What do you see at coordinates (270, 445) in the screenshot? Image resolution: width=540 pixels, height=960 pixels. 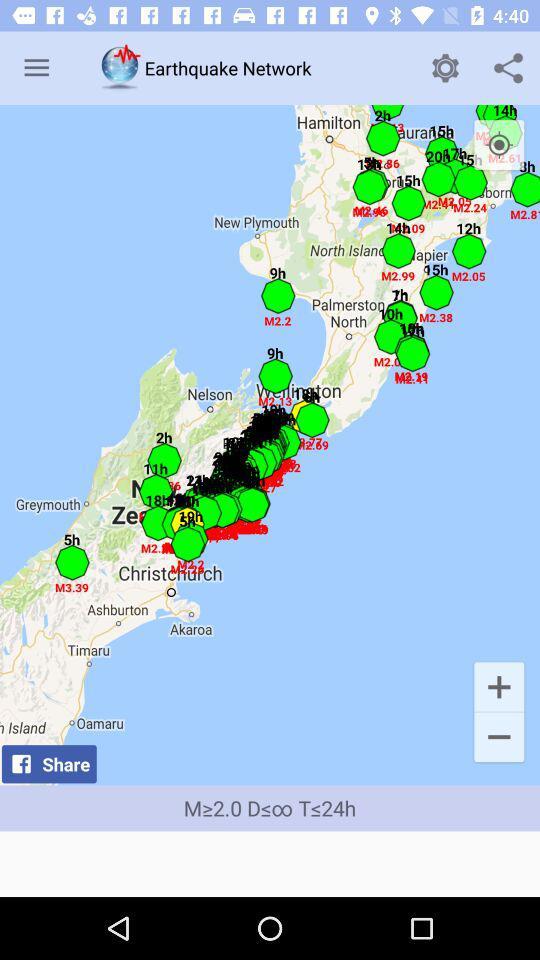 I see `the icon at the center` at bounding box center [270, 445].